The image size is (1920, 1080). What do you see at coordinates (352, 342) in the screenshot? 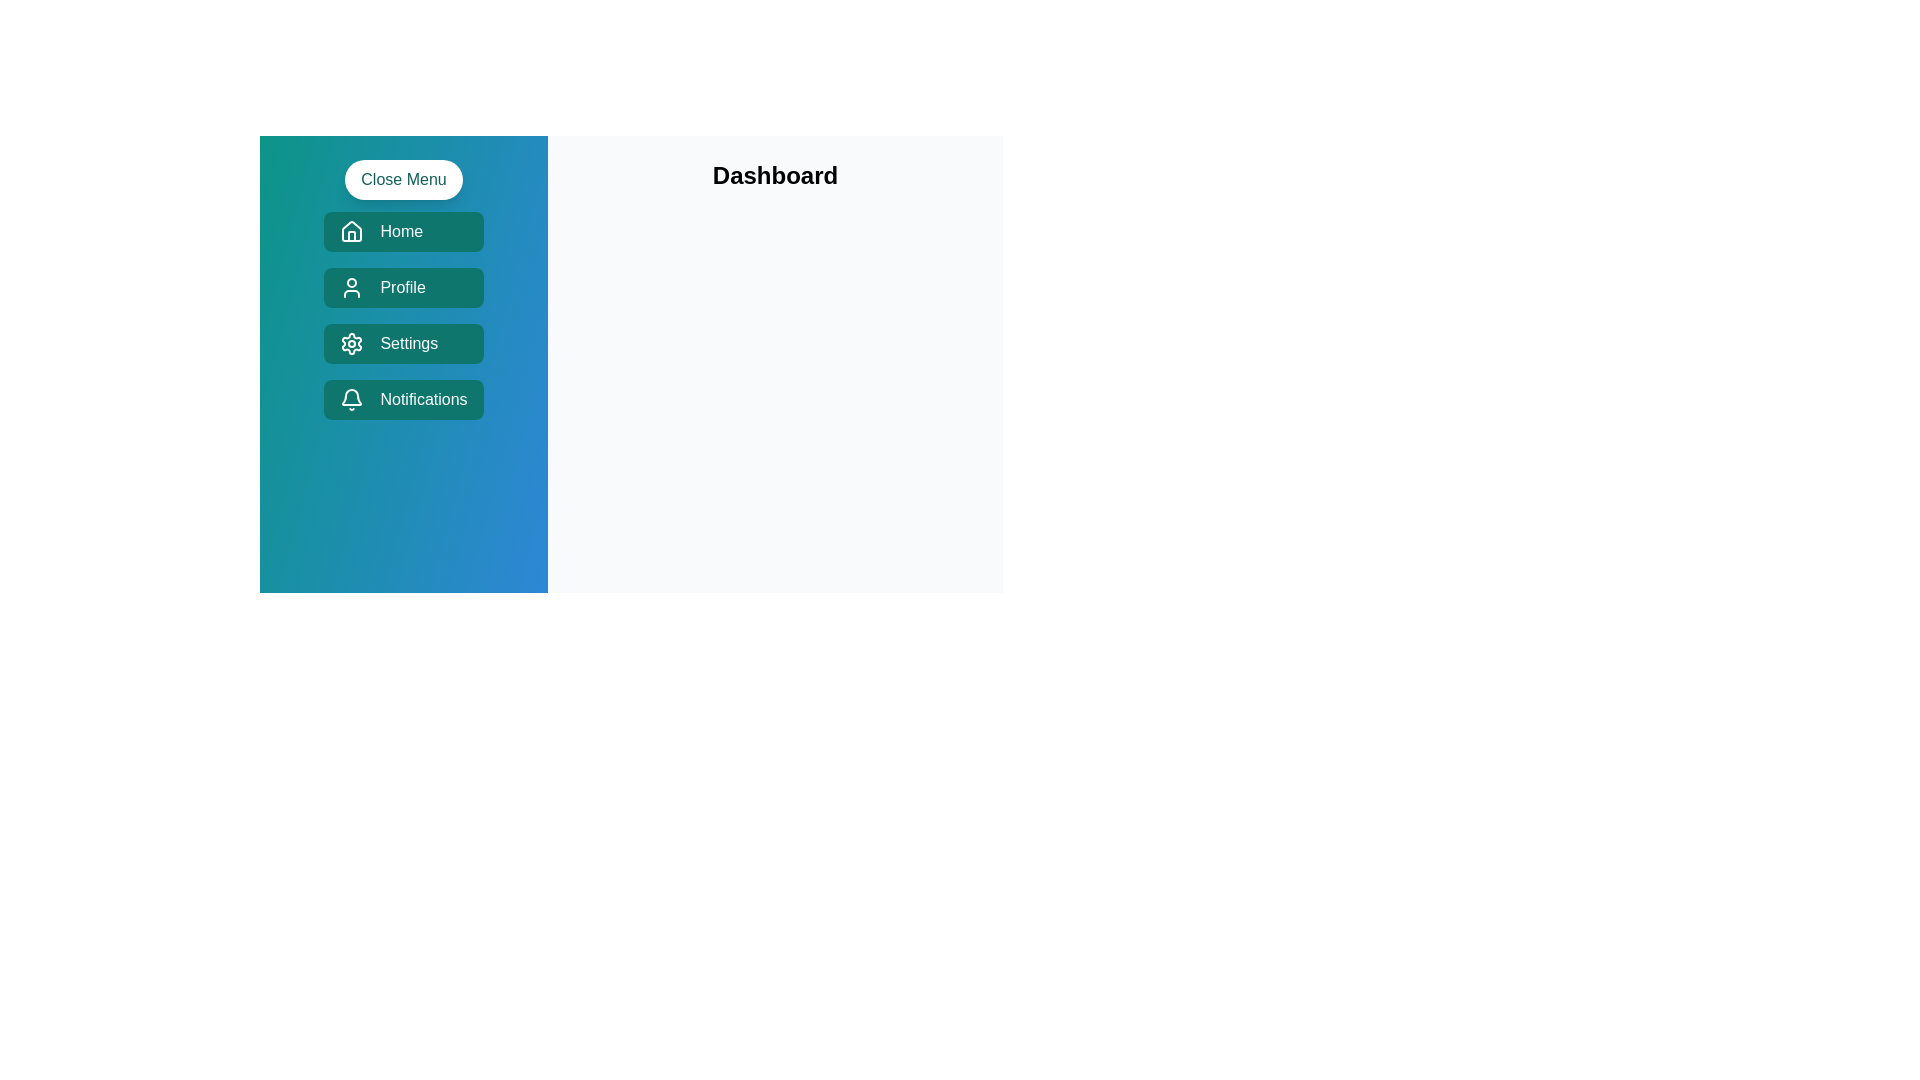
I see `the settings gear icon, which is a minimalistic green cogwheel located in the vertical menu between the Profile and Notifications buttons` at bounding box center [352, 342].